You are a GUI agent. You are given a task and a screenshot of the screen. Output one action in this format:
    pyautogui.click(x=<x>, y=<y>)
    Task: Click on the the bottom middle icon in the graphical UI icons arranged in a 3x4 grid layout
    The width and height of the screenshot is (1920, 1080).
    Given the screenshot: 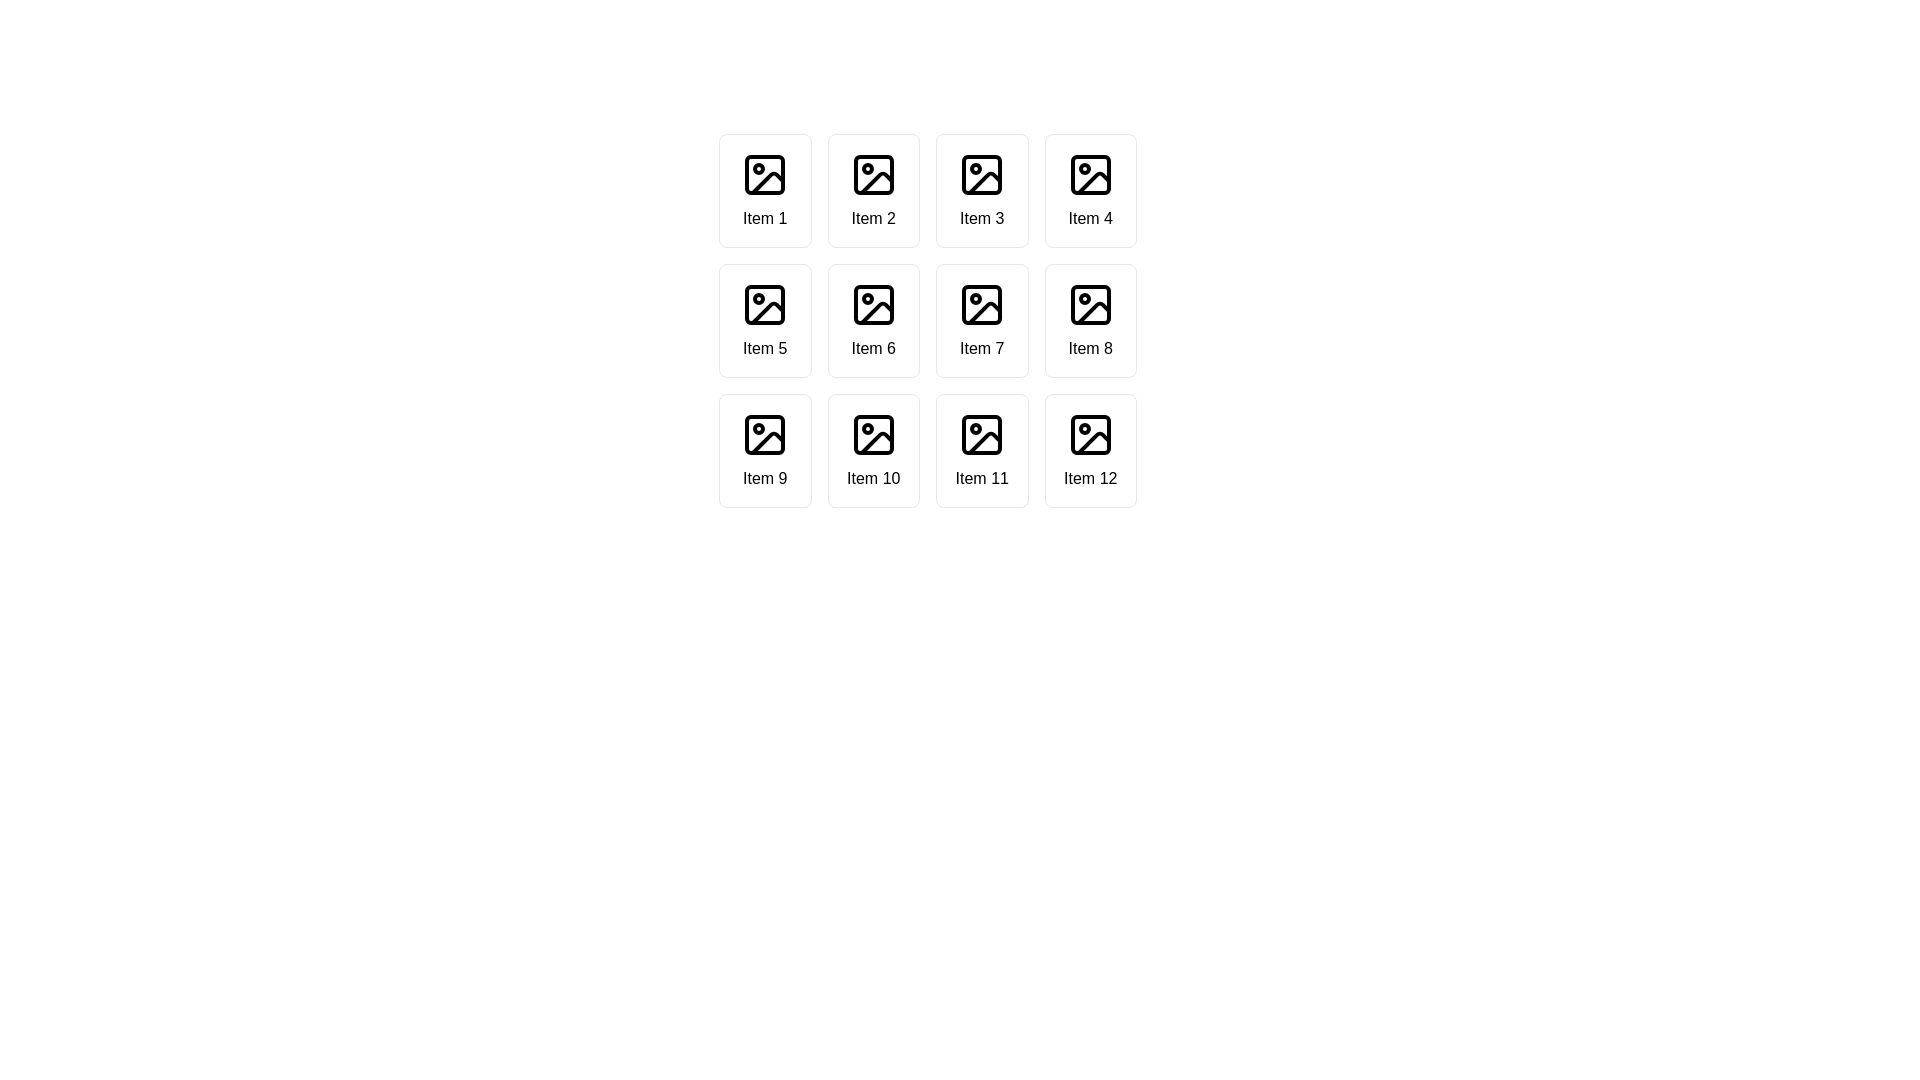 What is the action you would take?
    pyautogui.click(x=876, y=442)
    